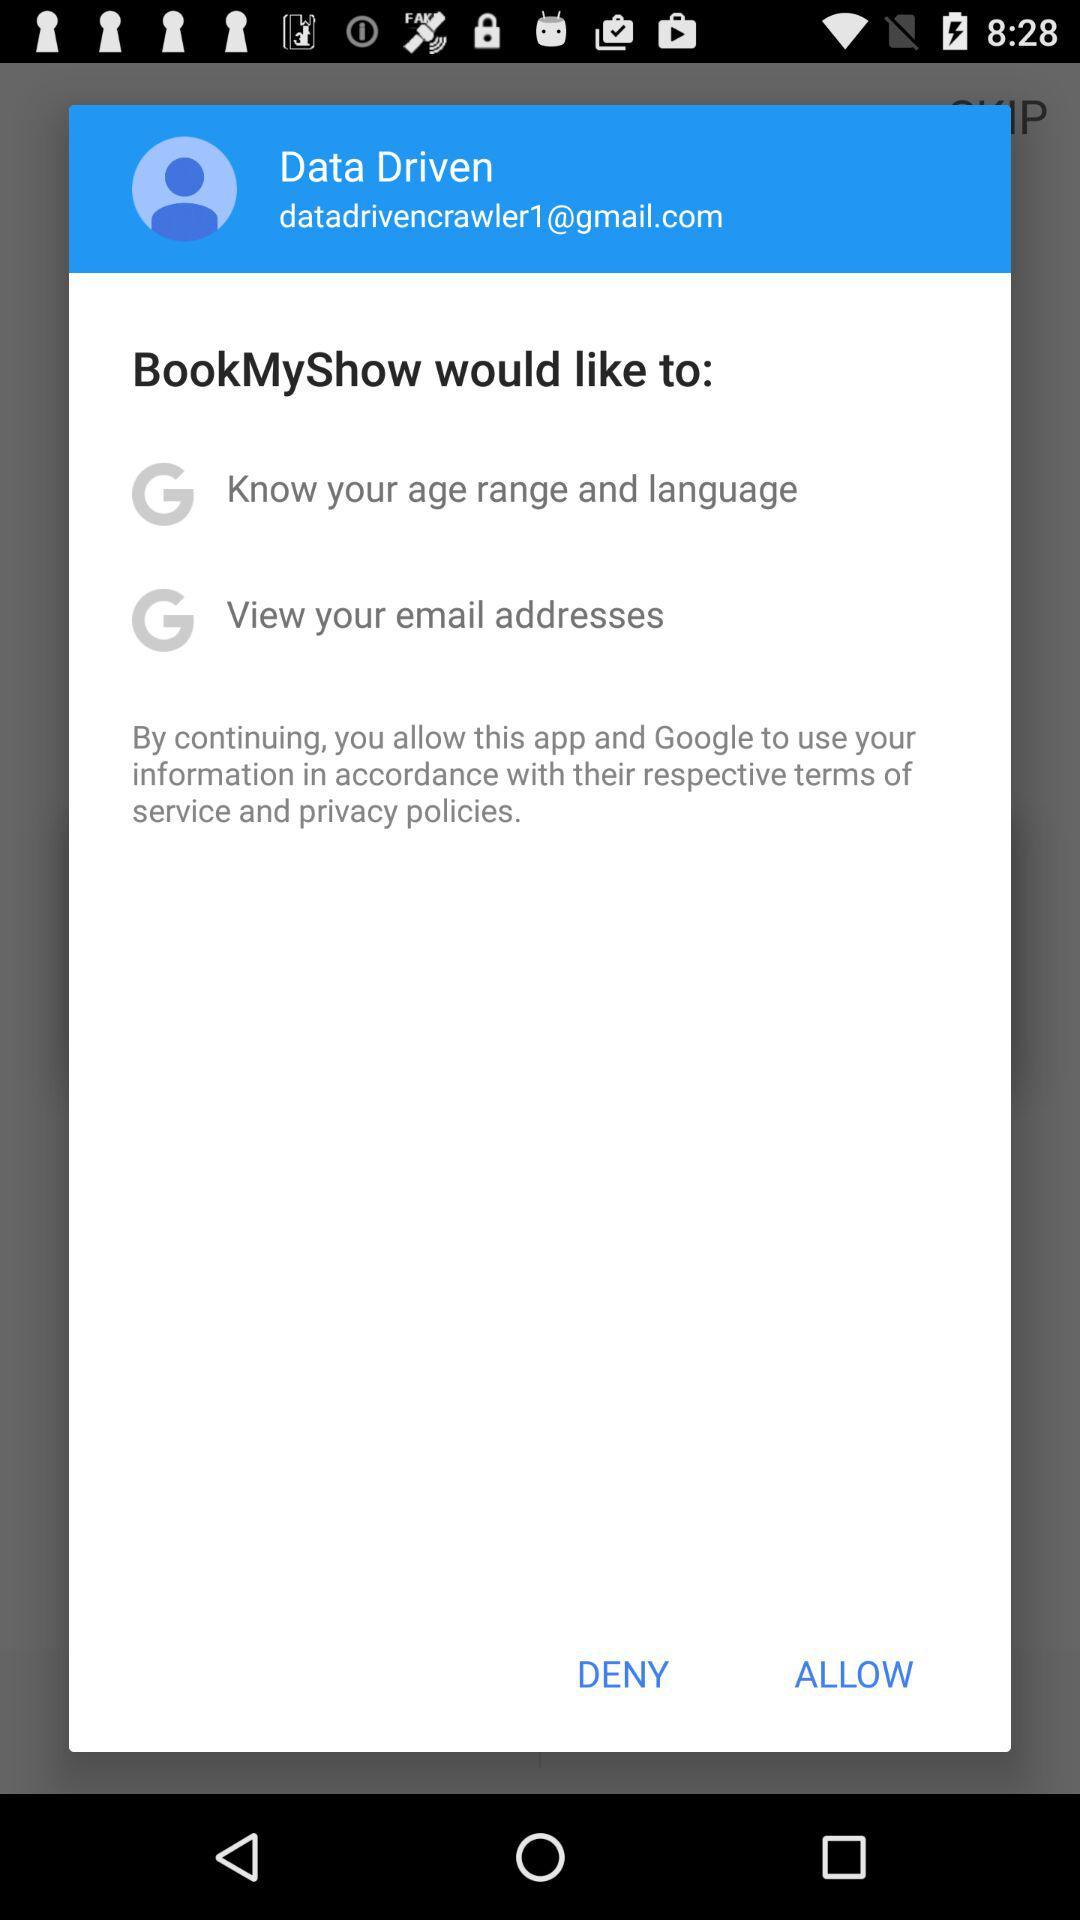 Image resolution: width=1080 pixels, height=1920 pixels. Describe the element at coordinates (444, 612) in the screenshot. I see `view your email app` at that location.